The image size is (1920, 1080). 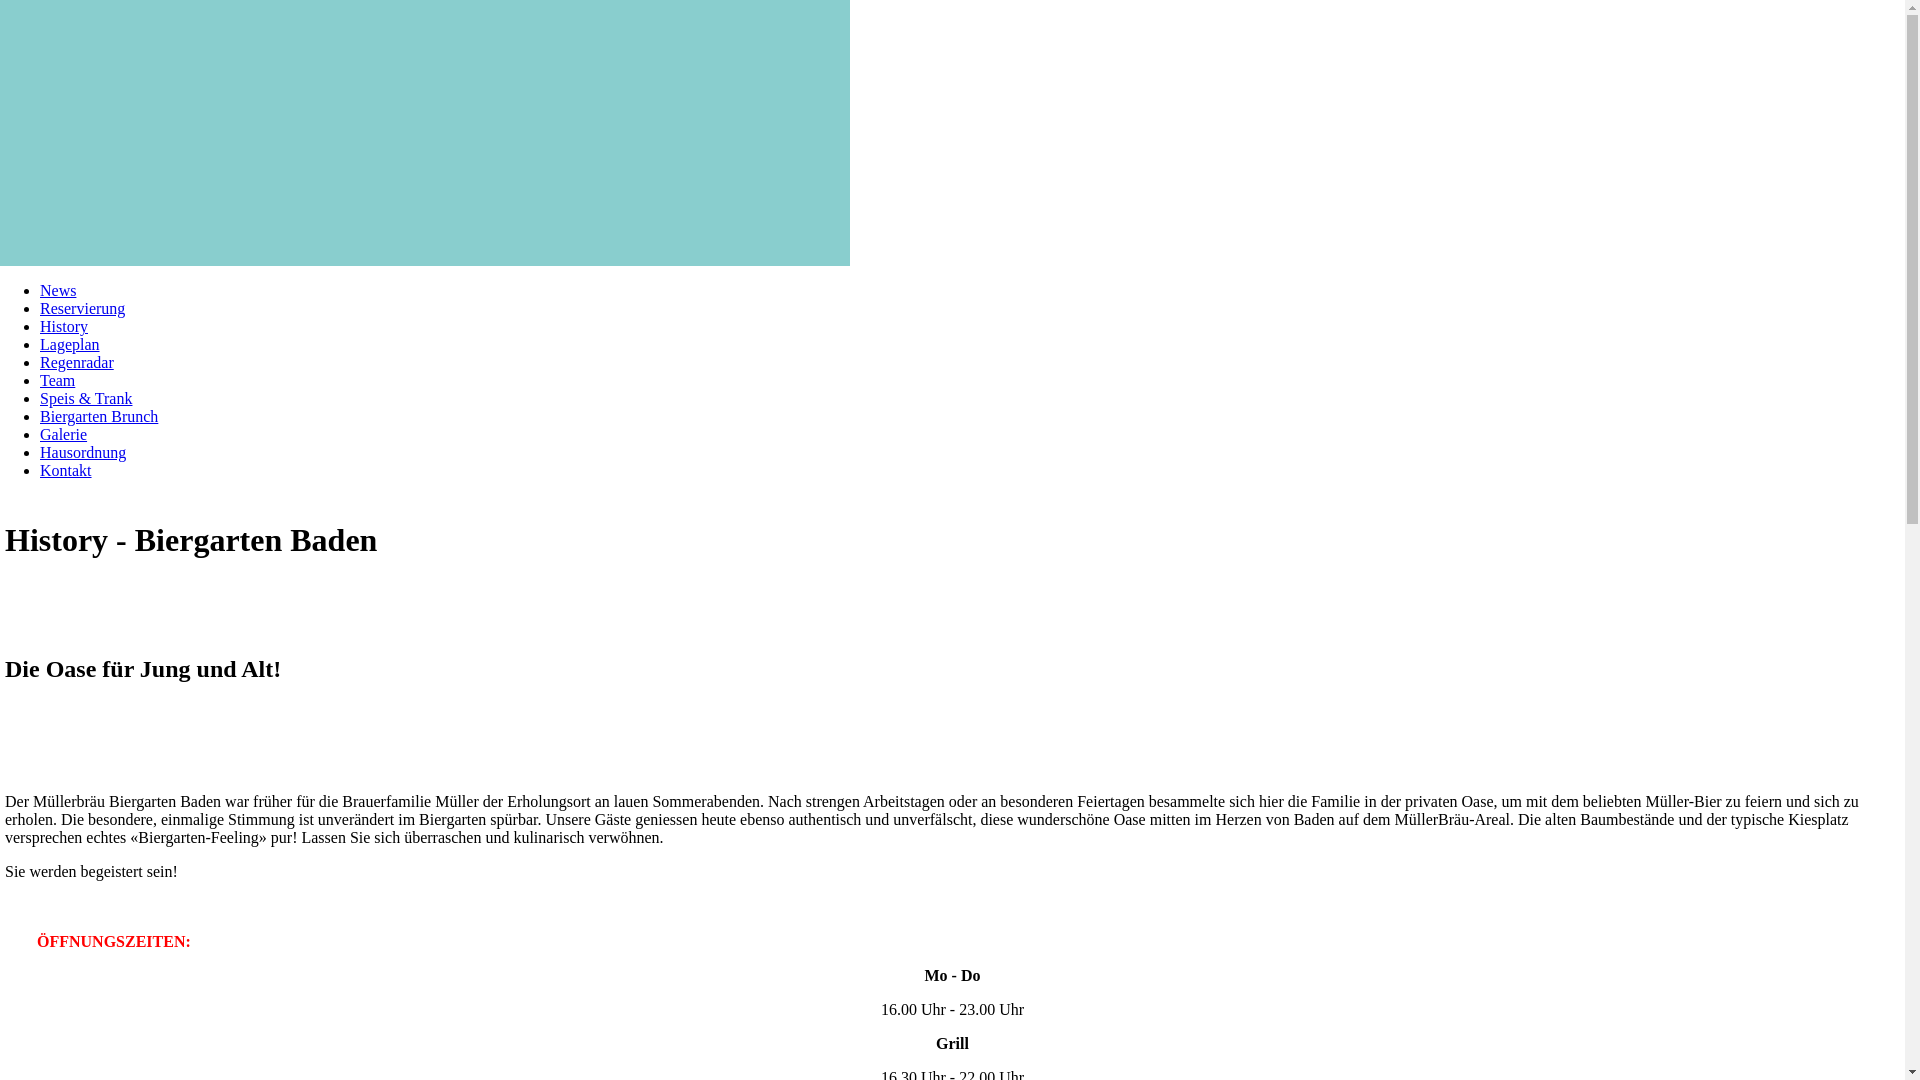 What do you see at coordinates (63, 325) in the screenshot?
I see `'History'` at bounding box center [63, 325].